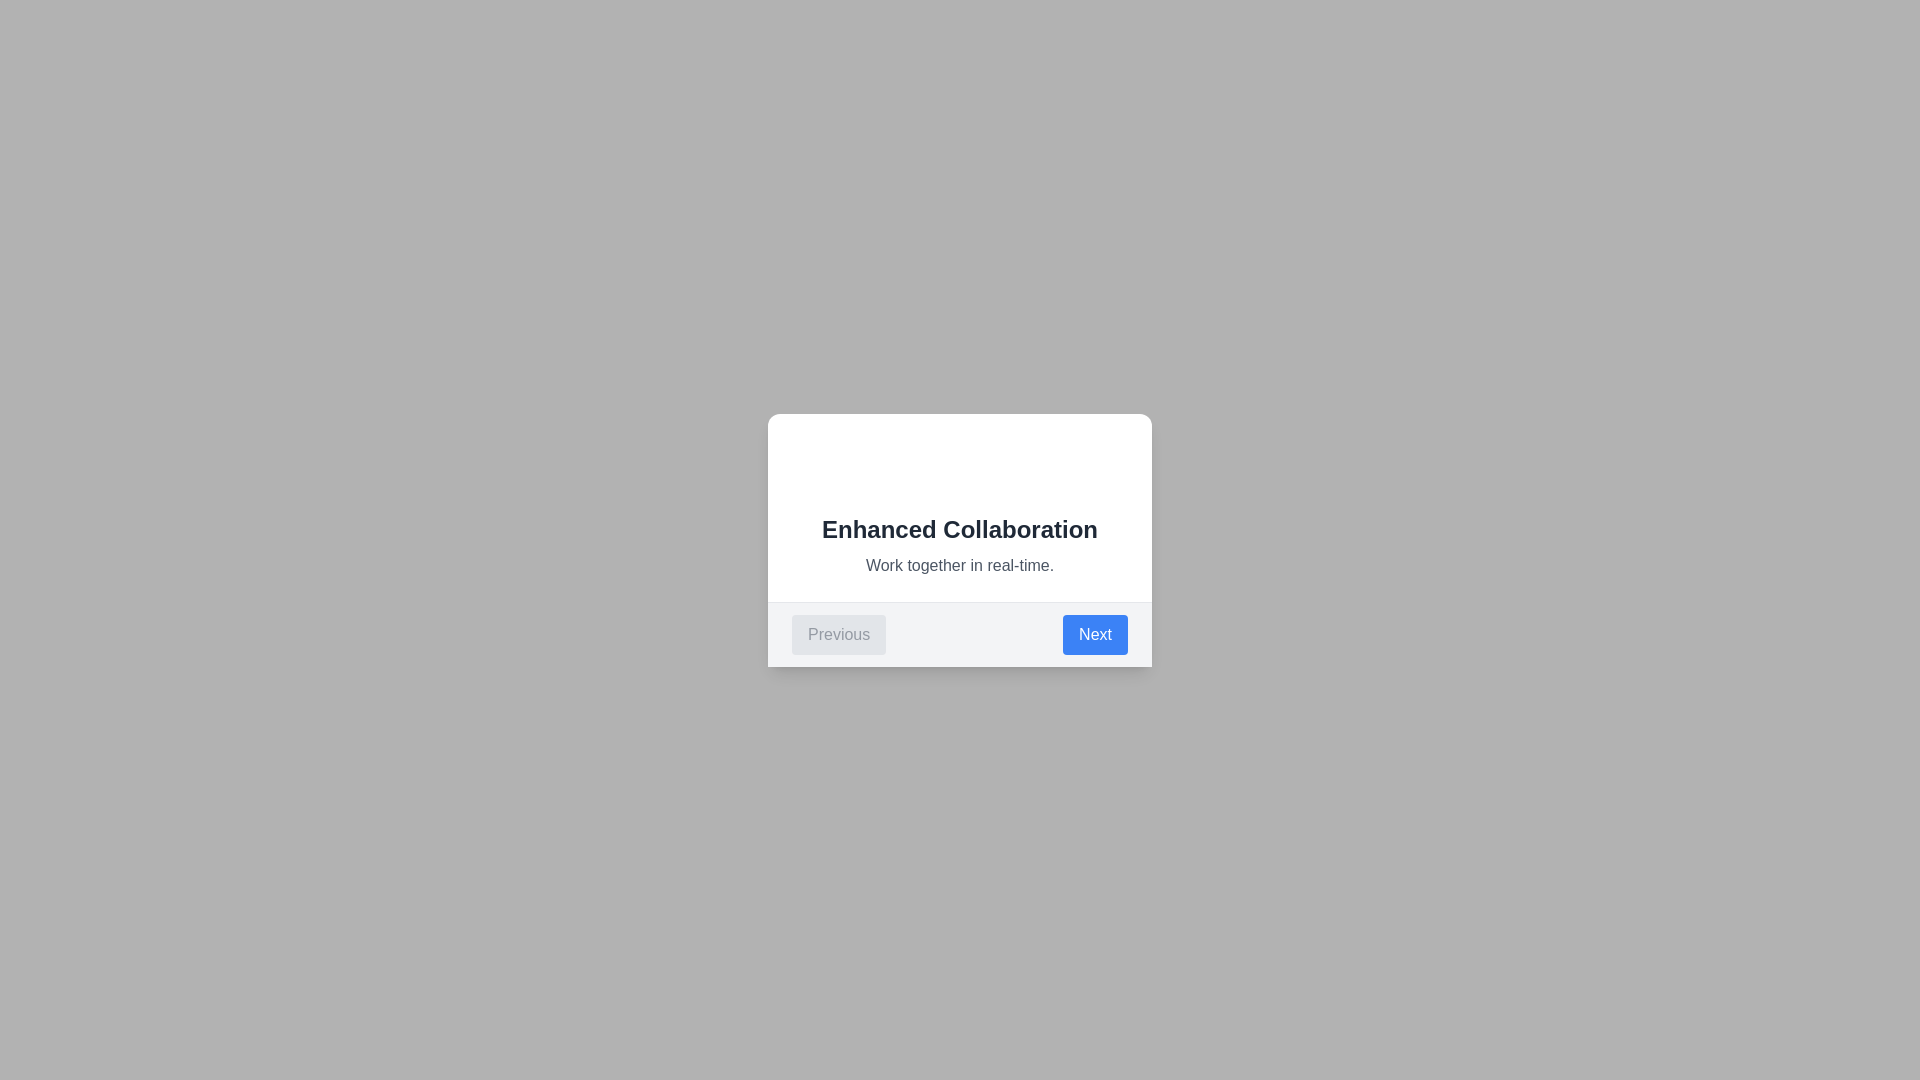 The width and height of the screenshot is (1920, 1080). What do you see at coordinates (960, 527) in the screenshot?
I see `text content of the bold header labeled 'Enhanced Collaboration.'` at bounding box center [960, 527].